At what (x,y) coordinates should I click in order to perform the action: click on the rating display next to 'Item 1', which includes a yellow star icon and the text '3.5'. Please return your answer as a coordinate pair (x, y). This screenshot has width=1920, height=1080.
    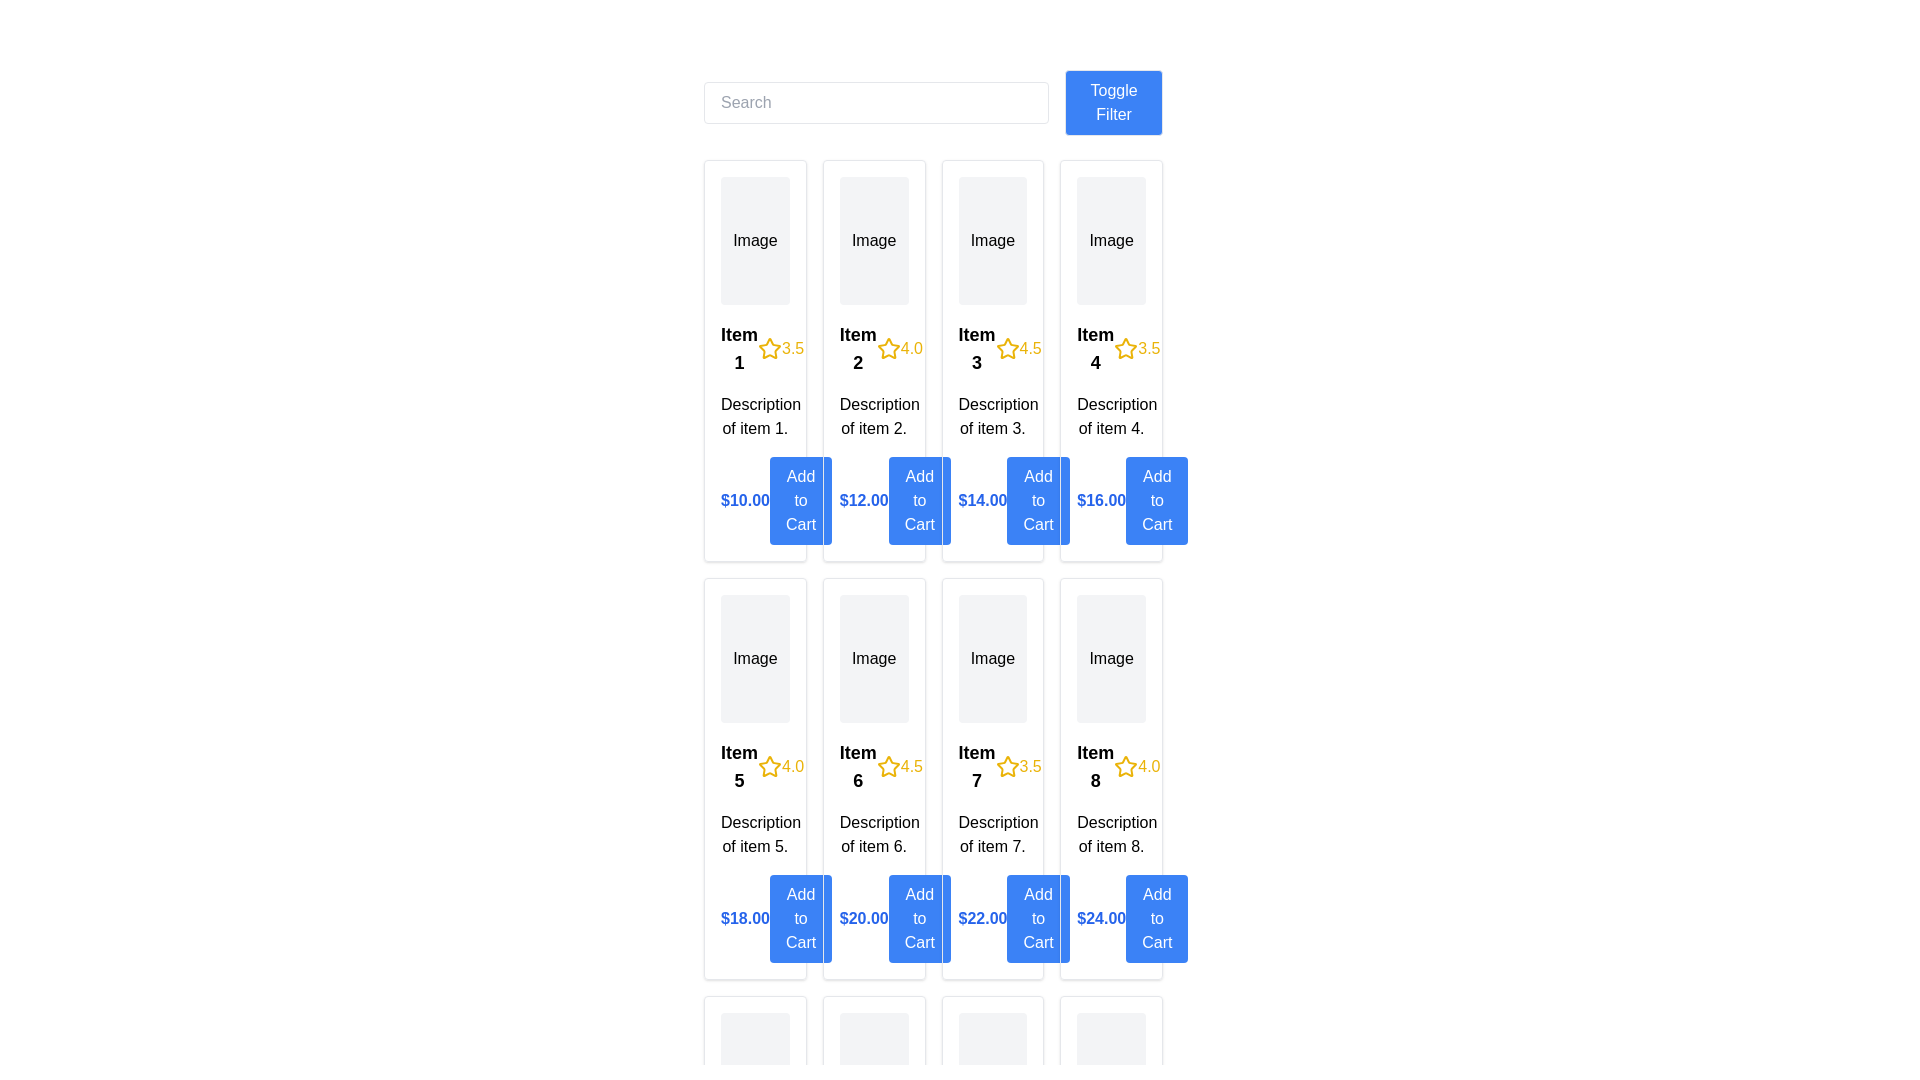
    Looking at the image, I should click on (780, 347).